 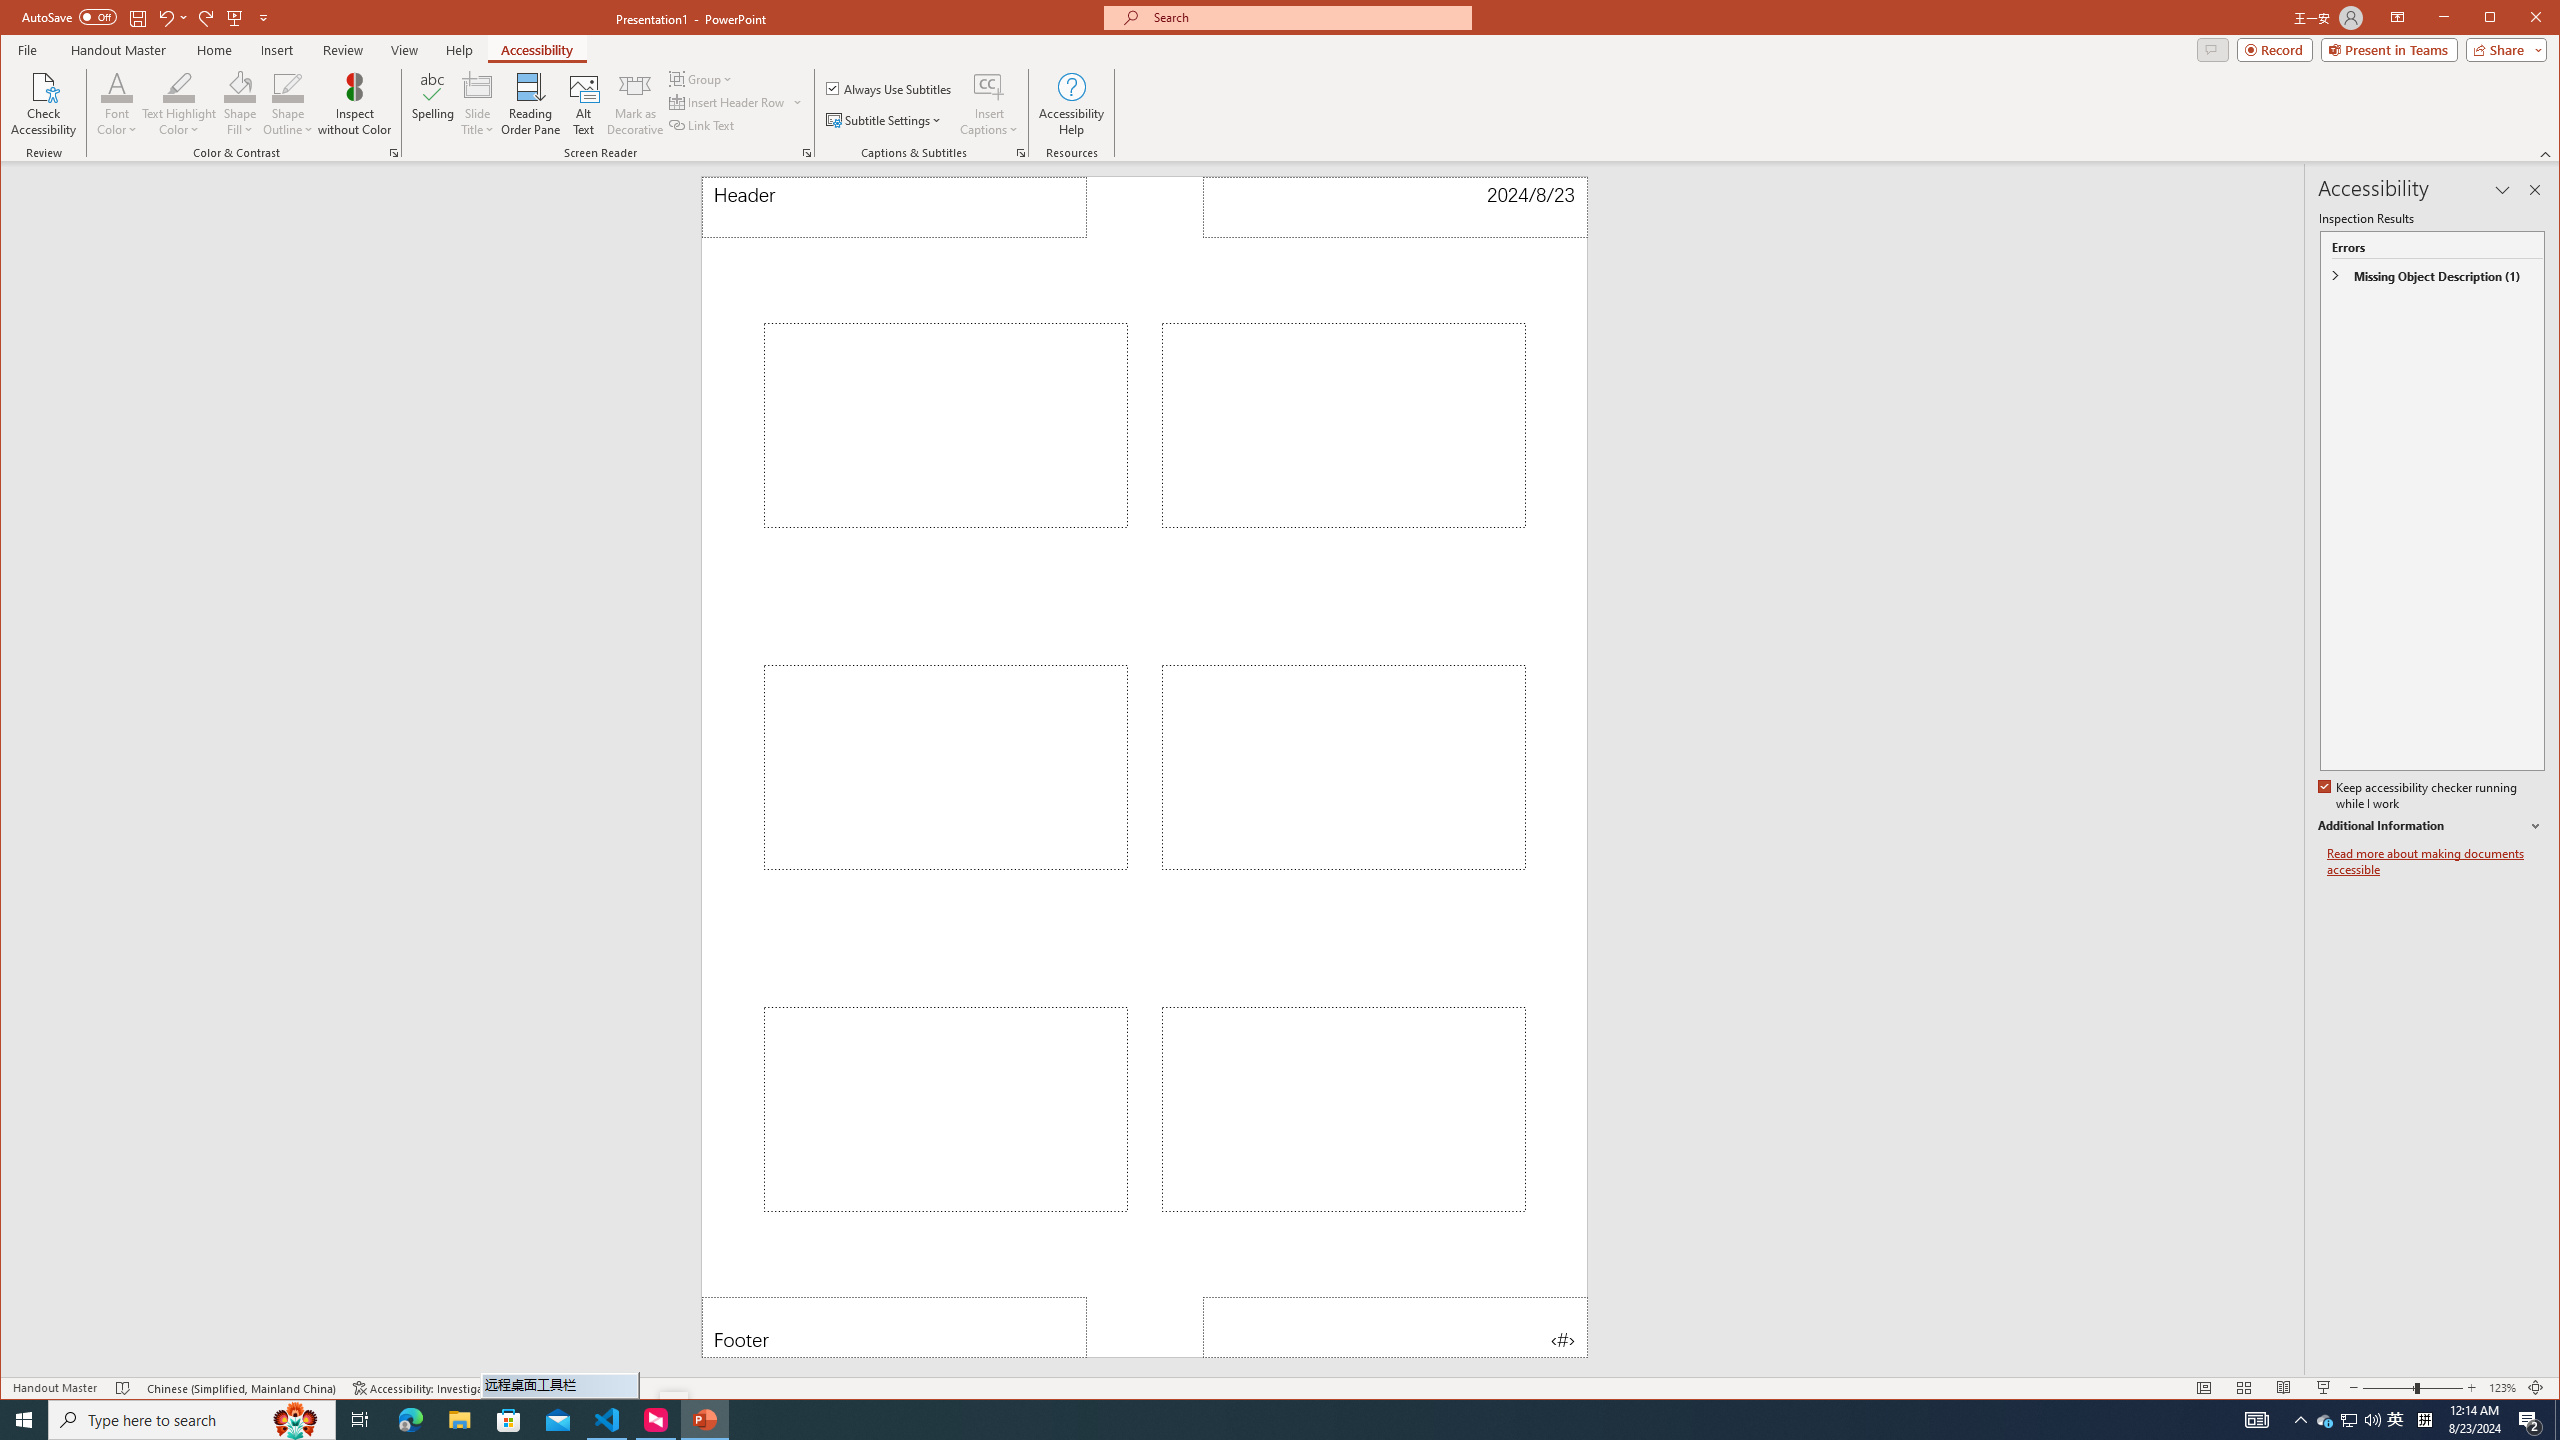 What do you see at coordinates (2434, 861) in the screenshot?
I see `'Read more about making documents accessible'` at bounding box center [2434, 861].